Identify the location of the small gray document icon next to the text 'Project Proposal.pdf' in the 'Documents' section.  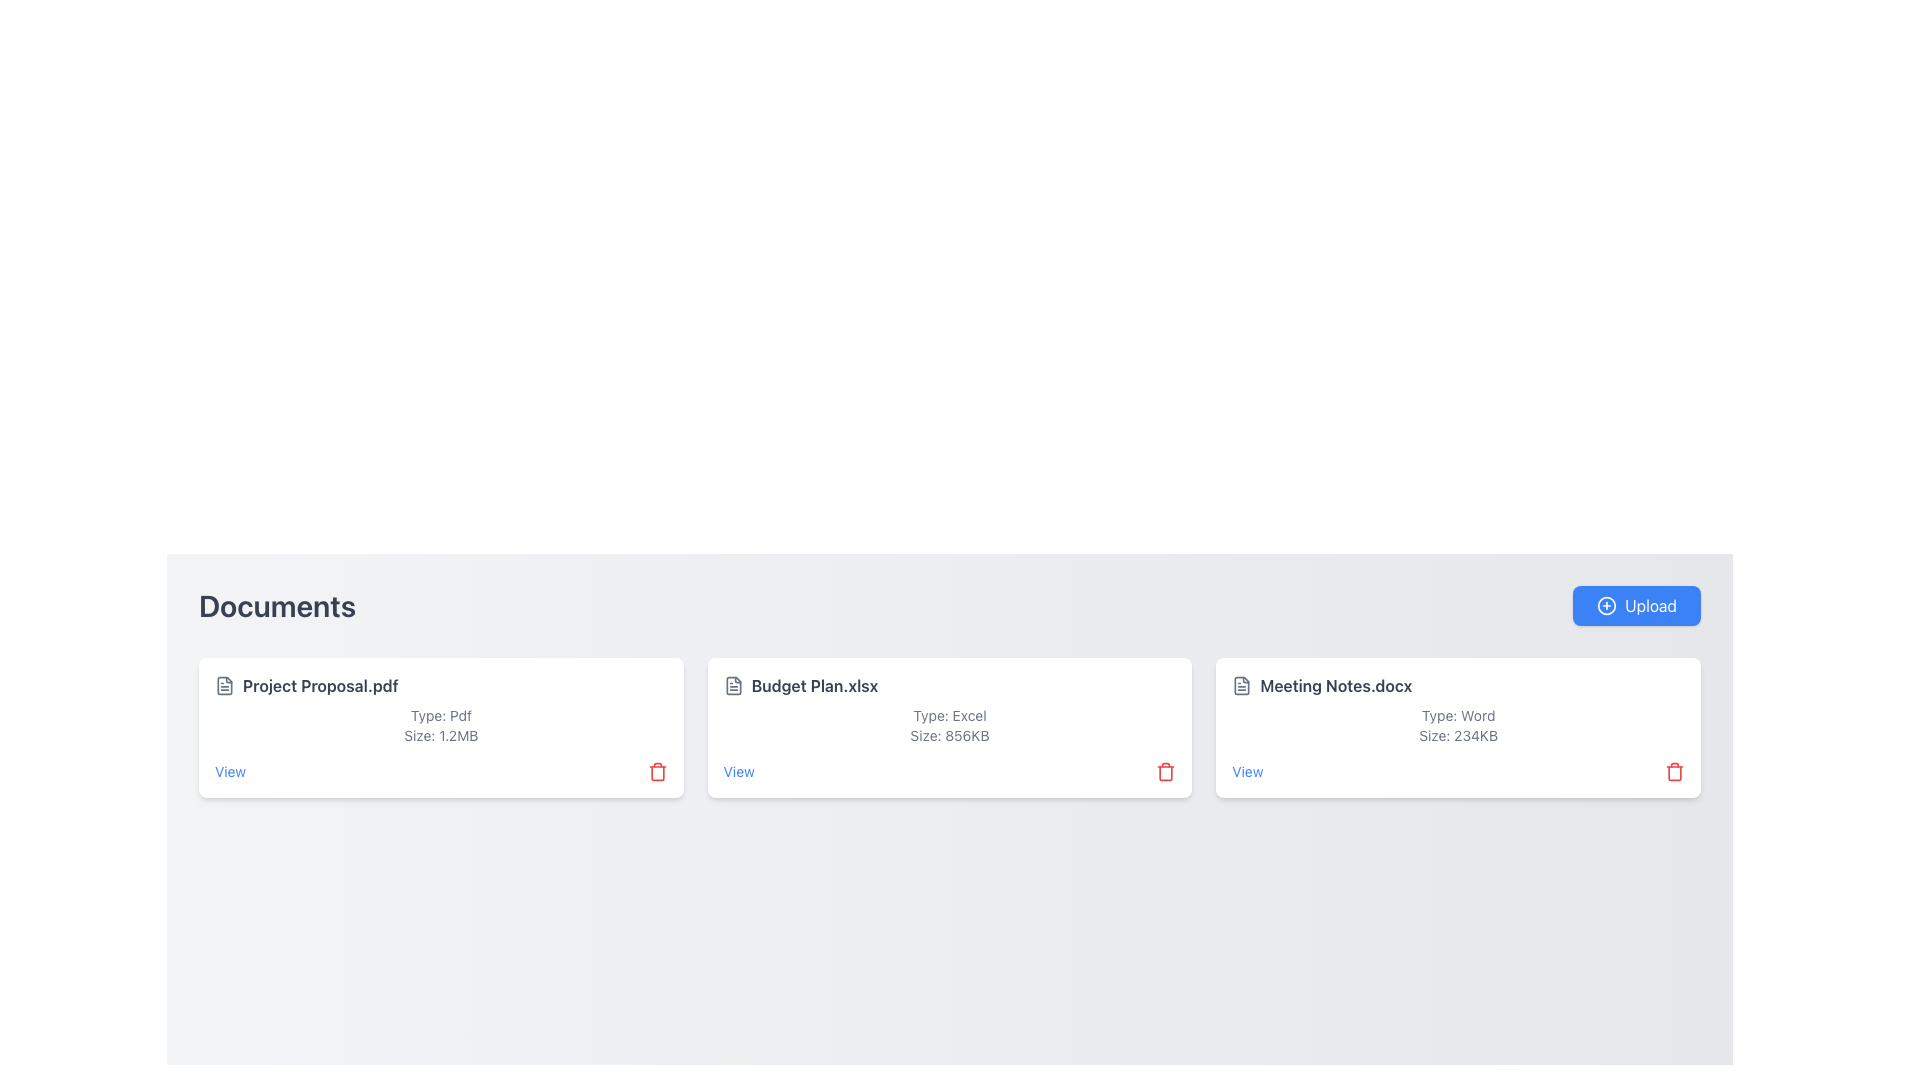
(225, 685).